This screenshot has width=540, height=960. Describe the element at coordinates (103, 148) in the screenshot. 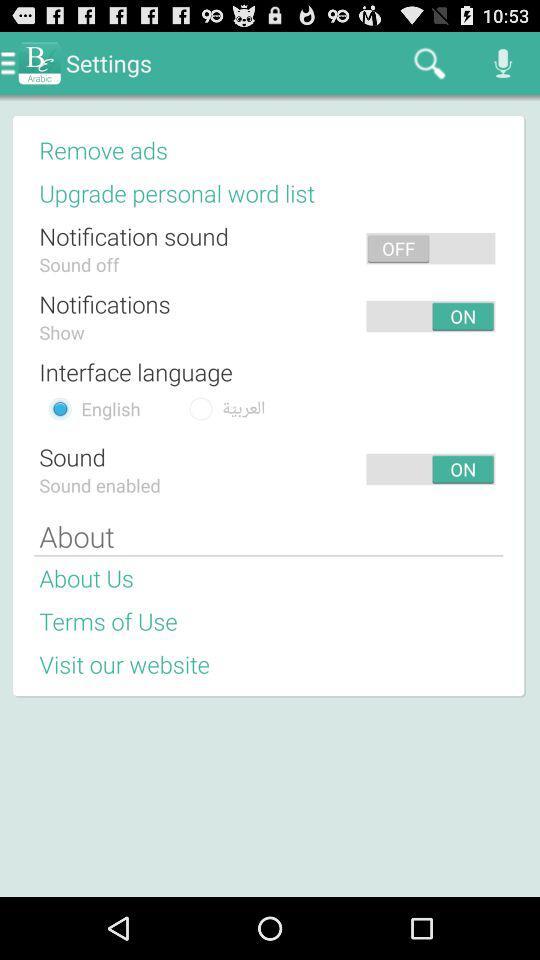

I see `remove ads icon` at that location.